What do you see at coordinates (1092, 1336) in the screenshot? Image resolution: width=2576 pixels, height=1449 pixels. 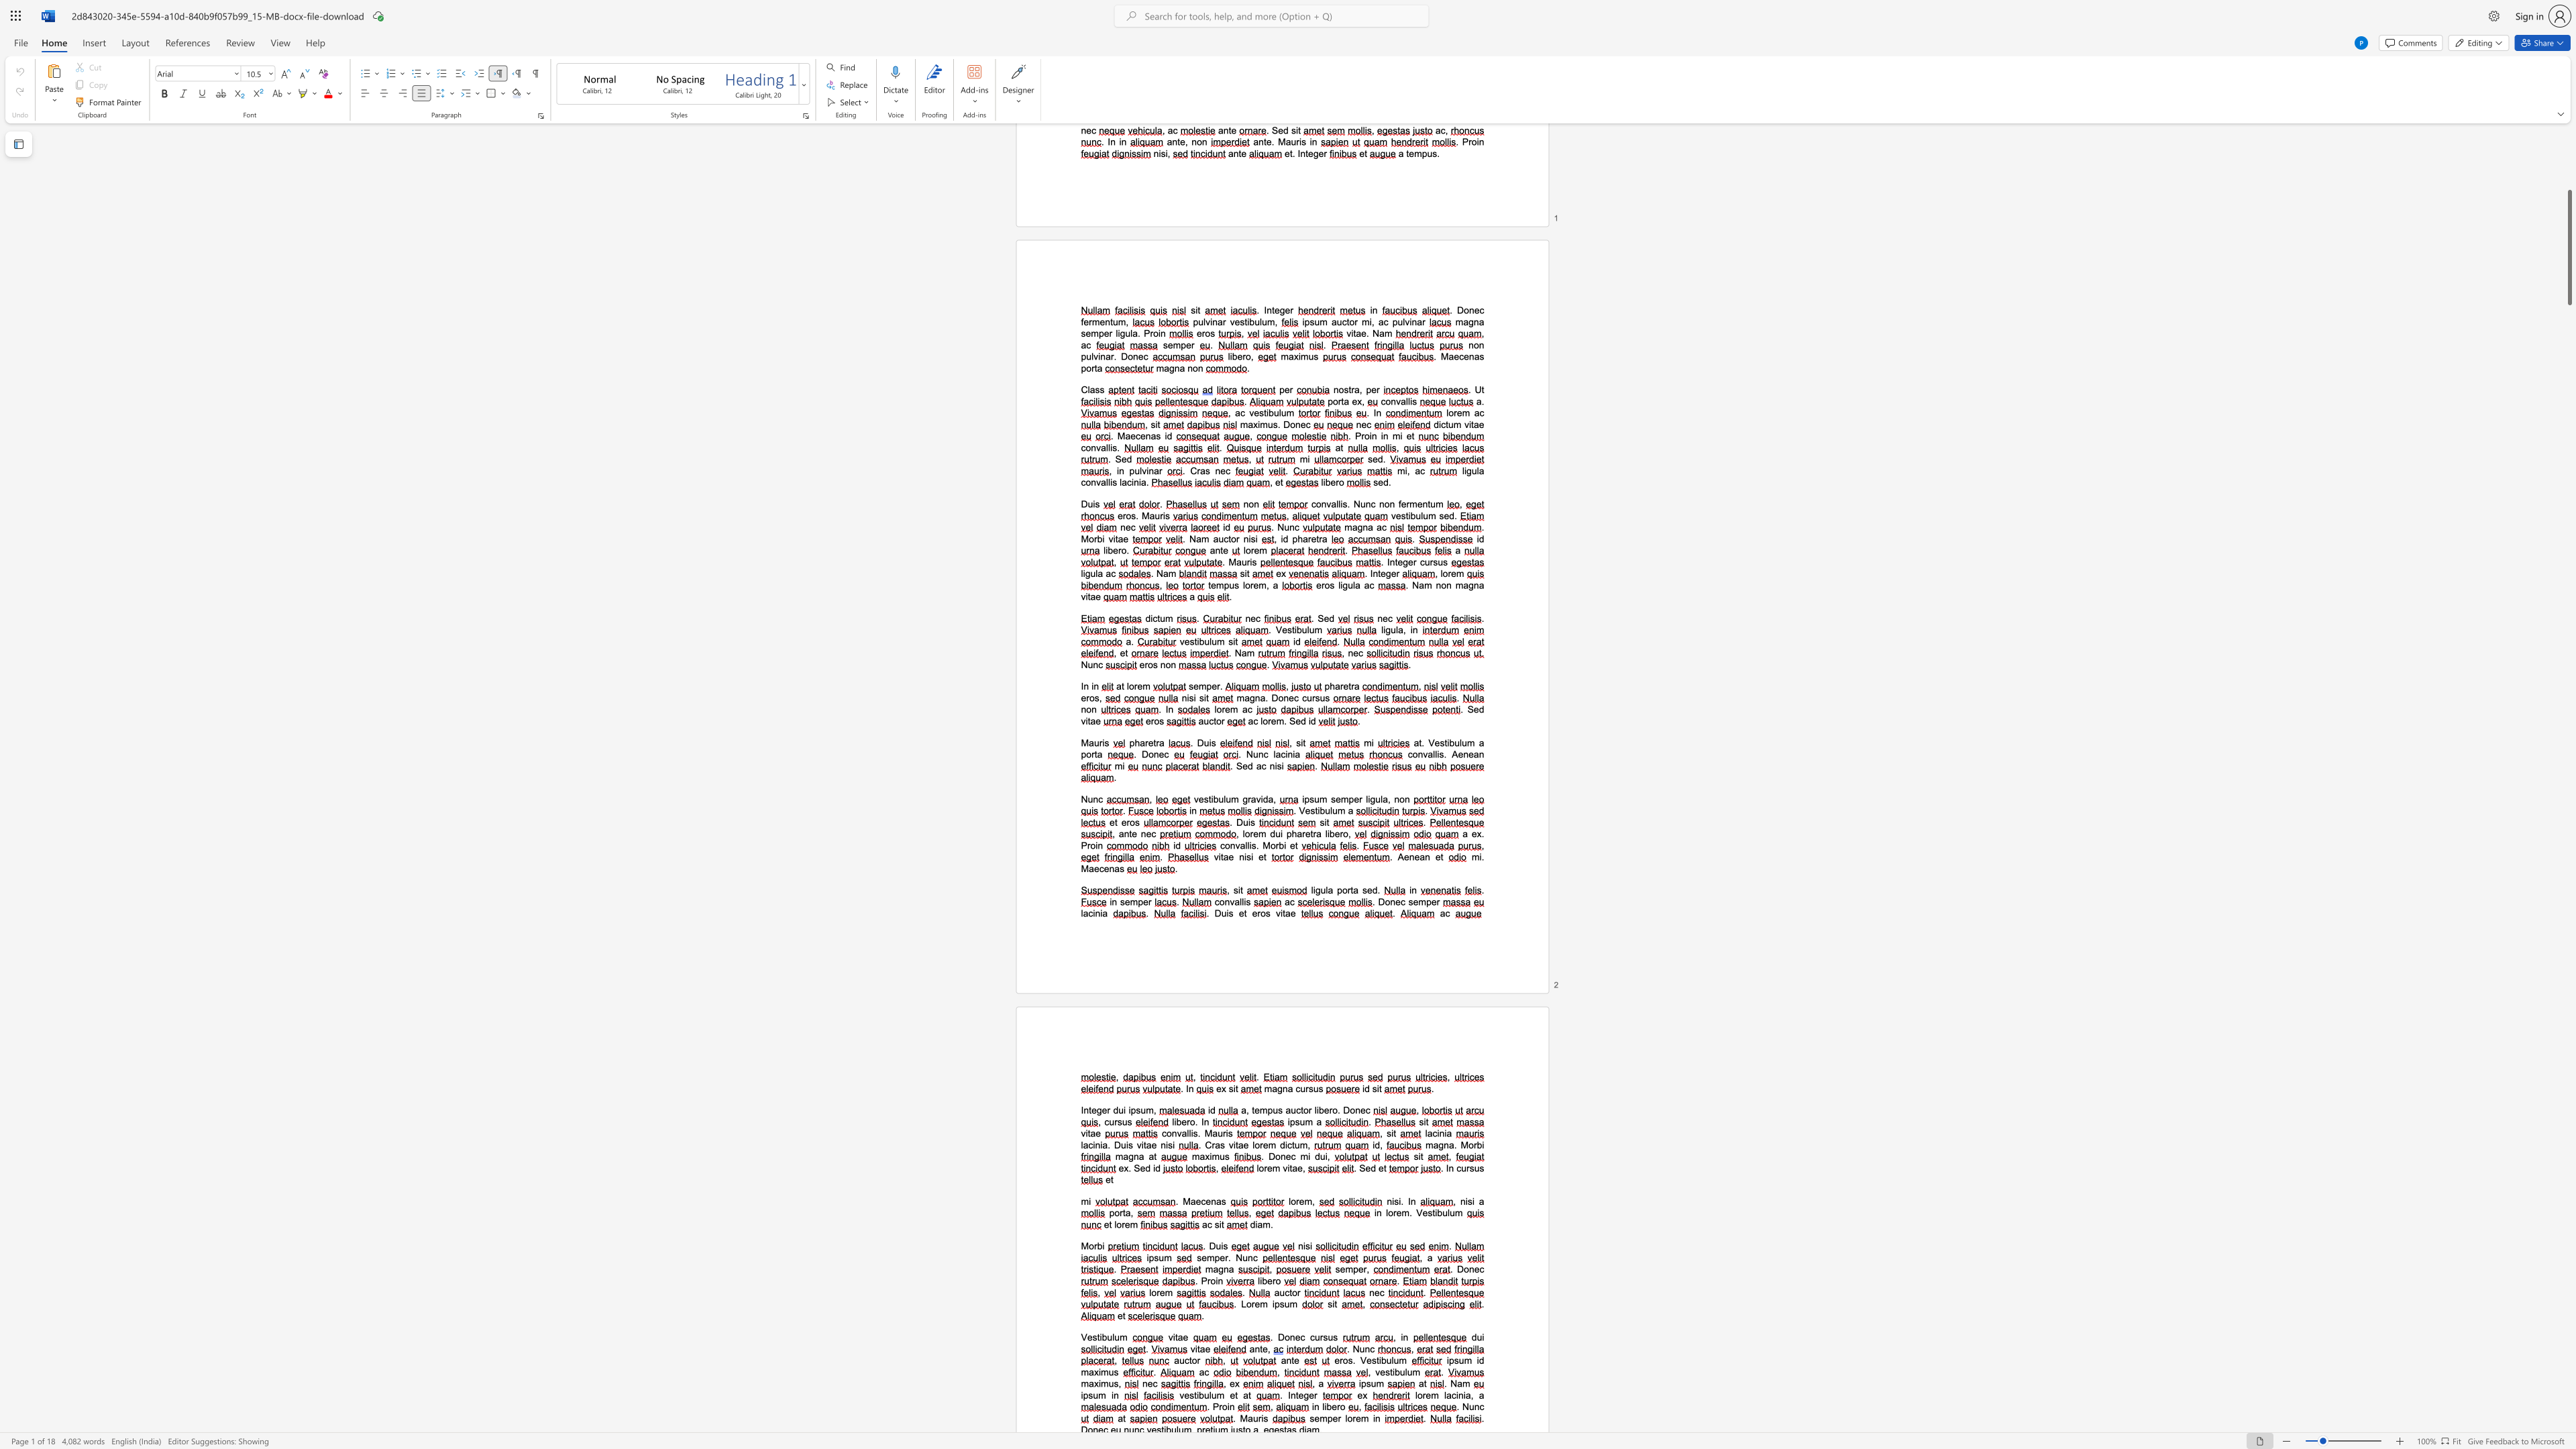 I see `the space between the continuous character "e" and "s" in the text` at bounding box center [1092, 1336].